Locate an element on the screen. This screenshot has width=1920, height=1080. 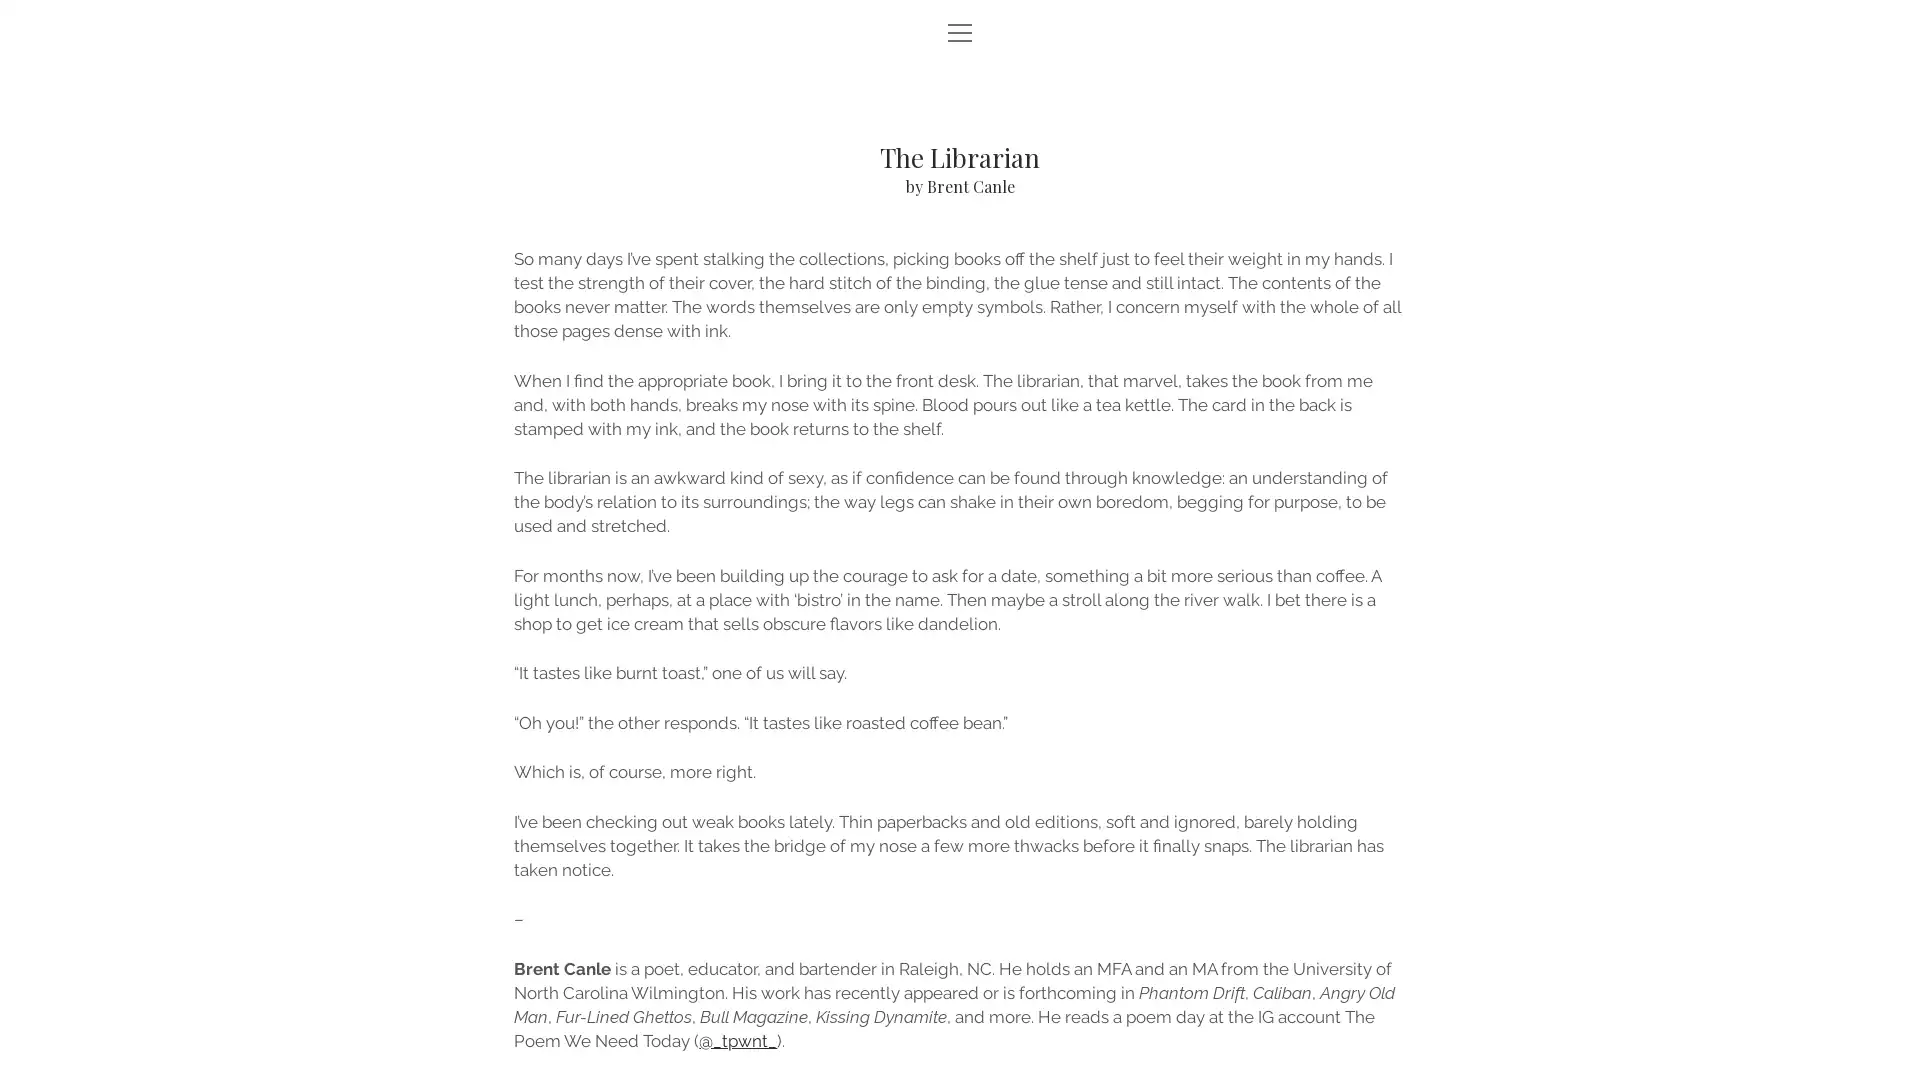
open menu is located at coordinates (960, 34).